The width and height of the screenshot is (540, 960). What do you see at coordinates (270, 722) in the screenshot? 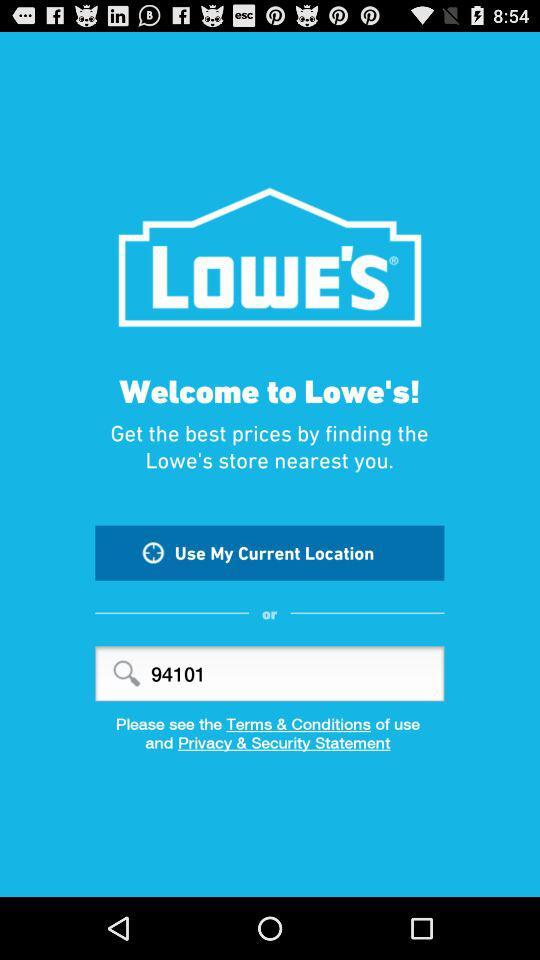
I see `the please see the icon` at bounding box center [270, 722].